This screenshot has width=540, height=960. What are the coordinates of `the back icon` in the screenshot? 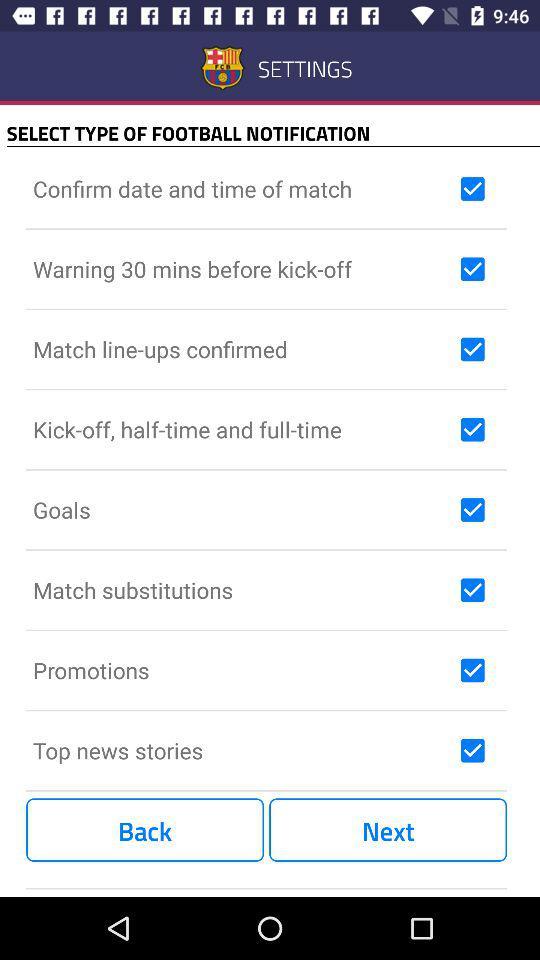 It's located at (144, 830).